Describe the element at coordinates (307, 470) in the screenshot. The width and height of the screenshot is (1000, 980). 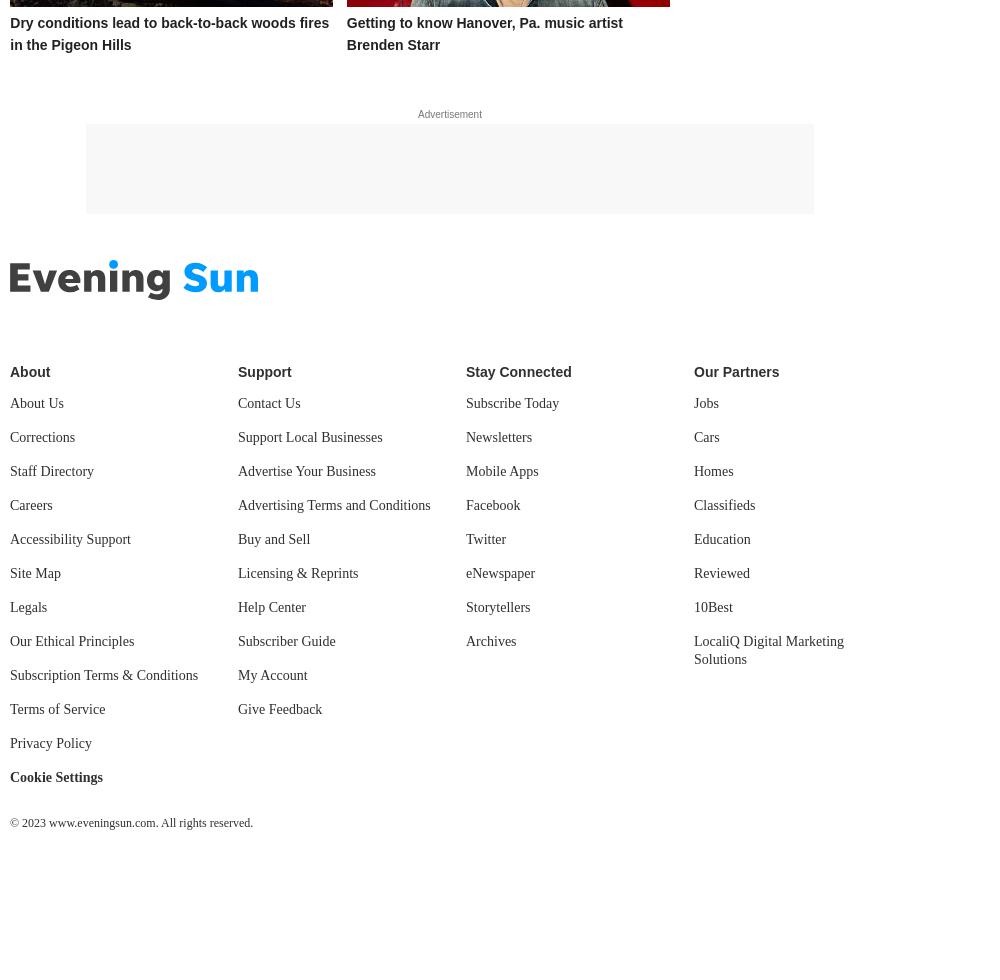
I see `'Advertise Your Business'` at that location.